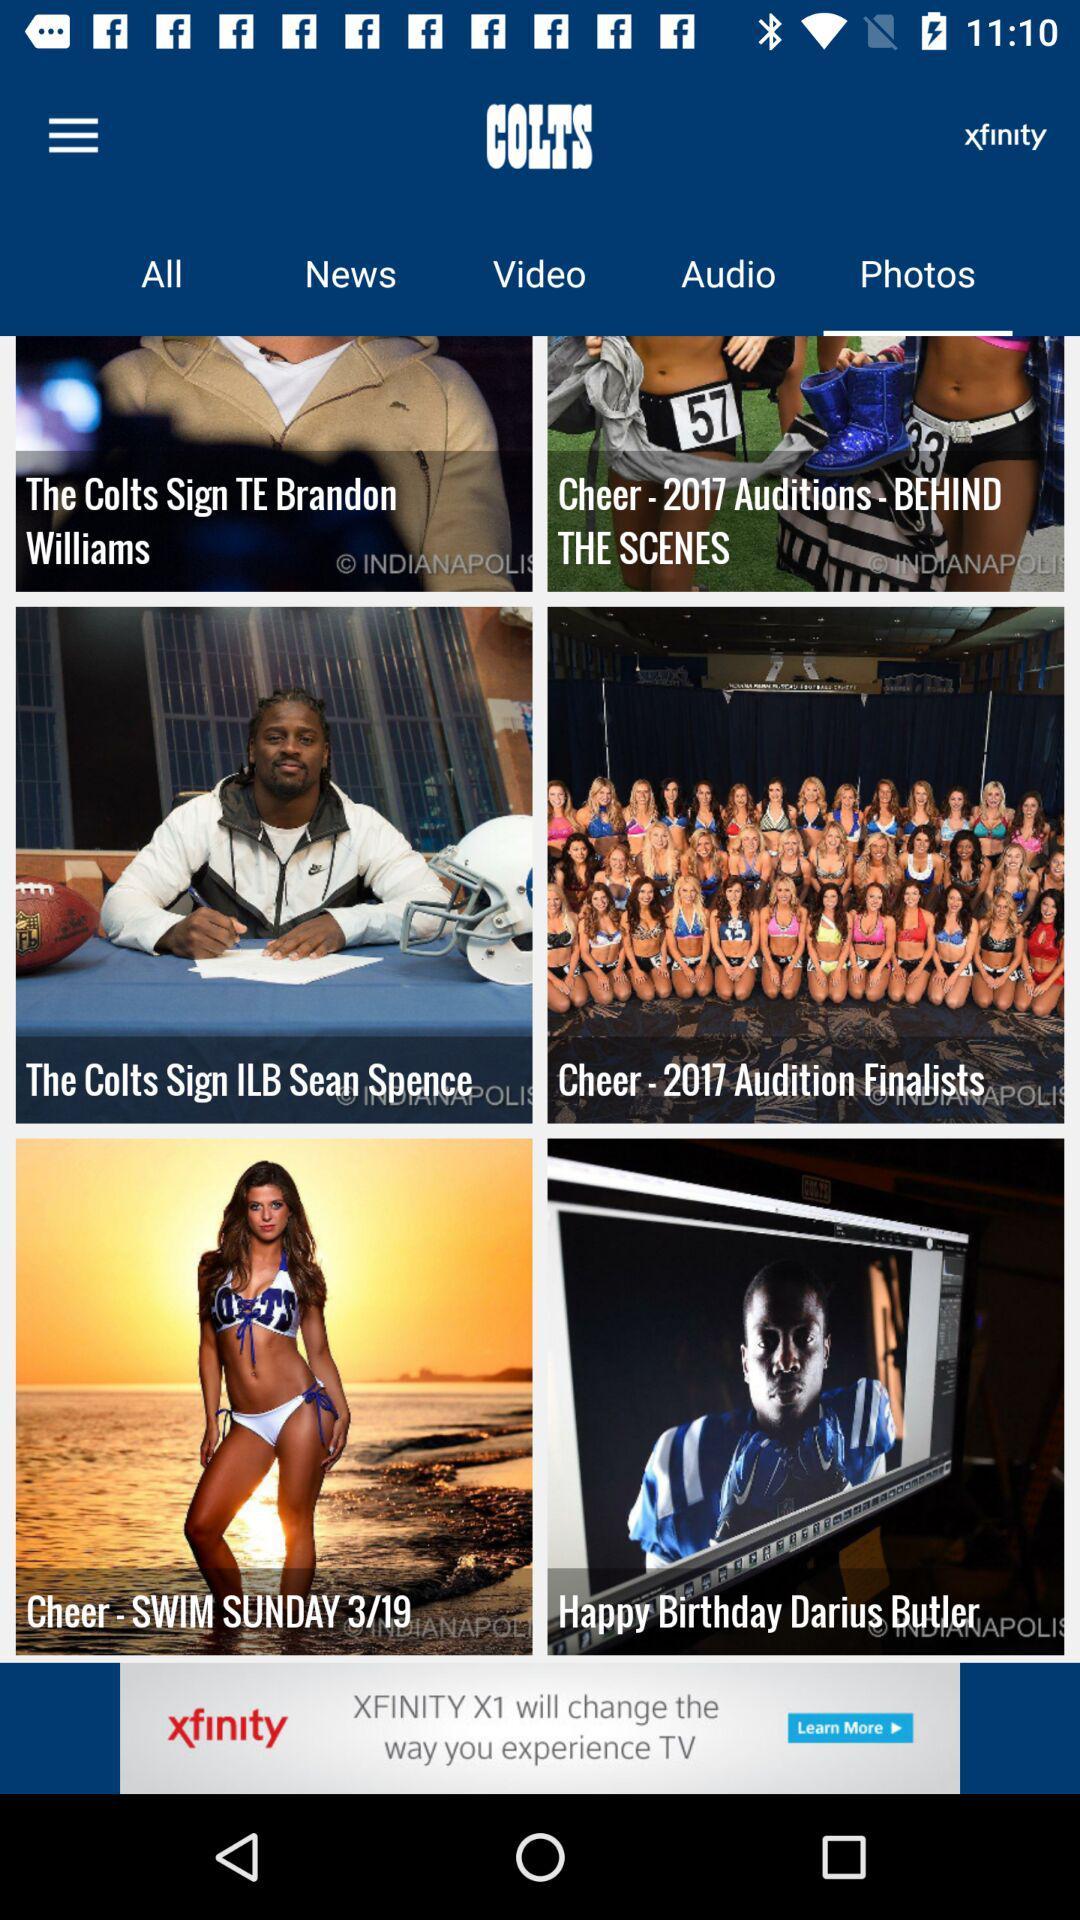 This screenshot has width=1080, height=1920. Describe the element at coordinates (350, 272) in the screenshot. I see `the option having the text news` at that location.